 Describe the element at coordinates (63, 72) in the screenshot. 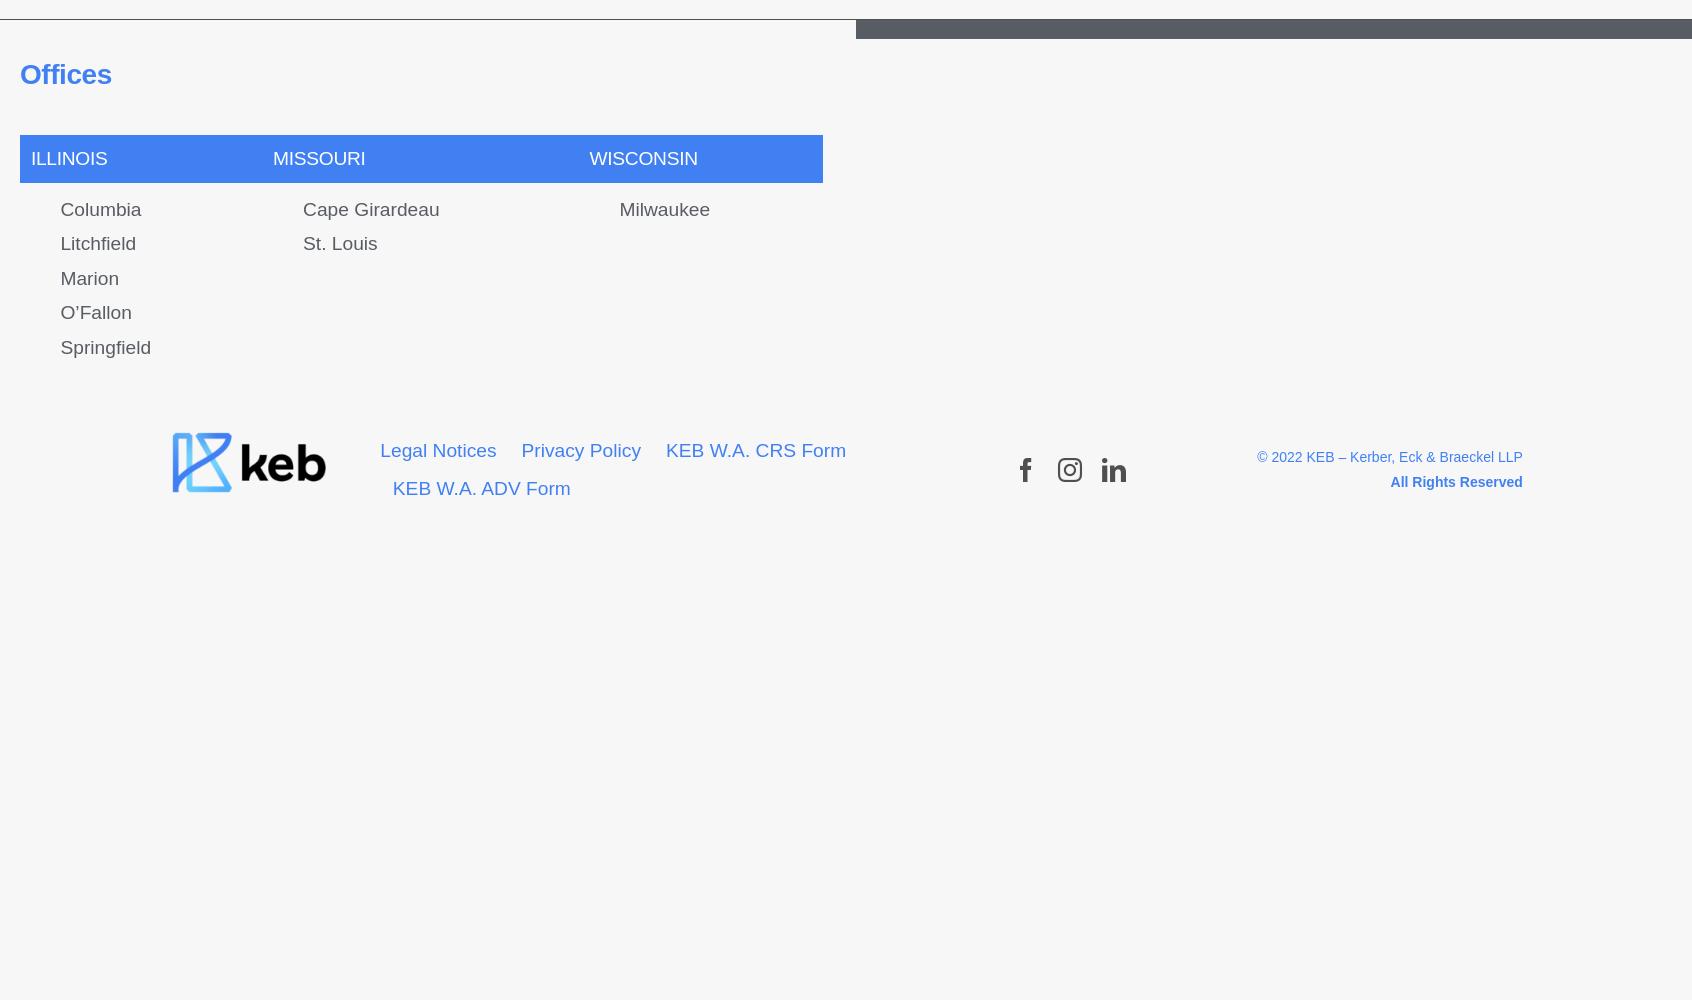

I see `'Offices'` at that location.